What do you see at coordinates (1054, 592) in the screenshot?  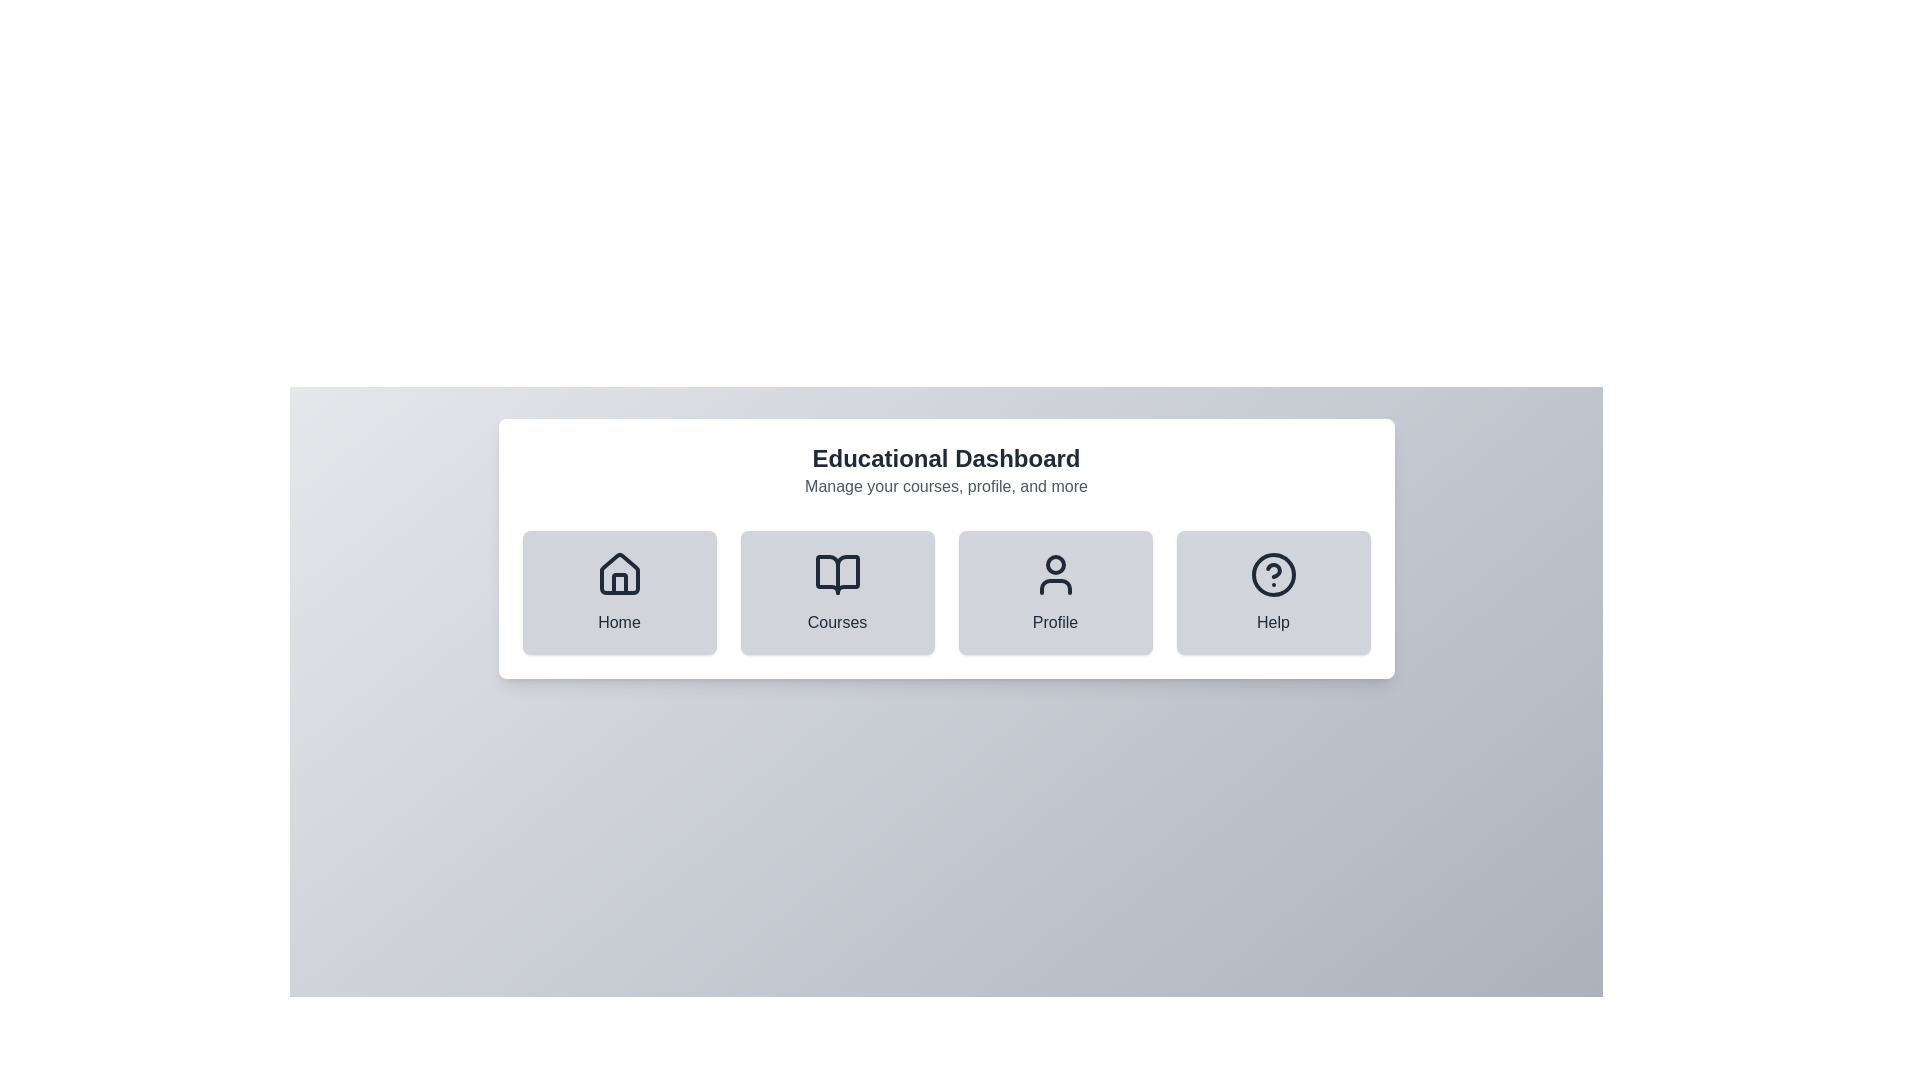 I see `the Interactive Card displaying a user figure icon and the word 'Profile', located in the third position of a four-card grid layout` at bounding box center [1054, 592].